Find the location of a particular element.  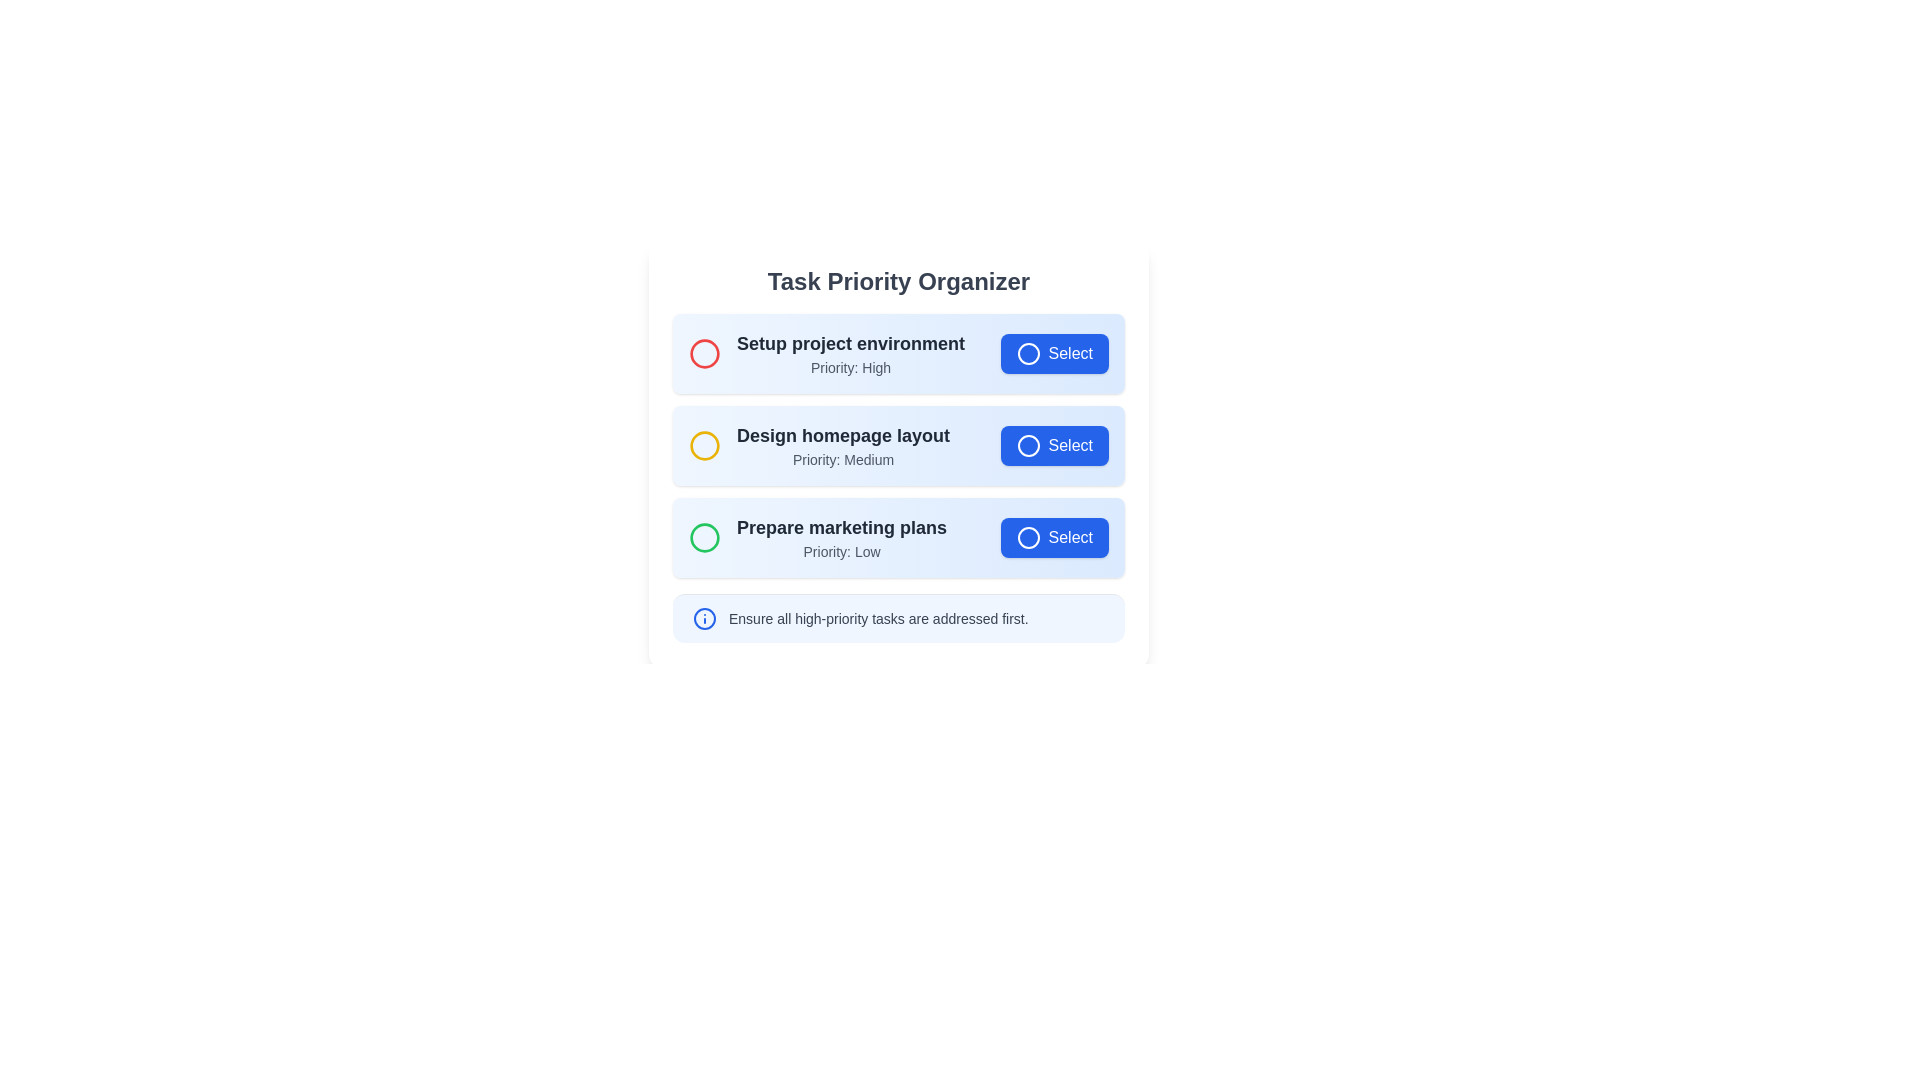

the circular icon located near the 'Select' button for the 'Setup project environment' task in the first row of the task organizer list is located at coordinates (1028, 353).